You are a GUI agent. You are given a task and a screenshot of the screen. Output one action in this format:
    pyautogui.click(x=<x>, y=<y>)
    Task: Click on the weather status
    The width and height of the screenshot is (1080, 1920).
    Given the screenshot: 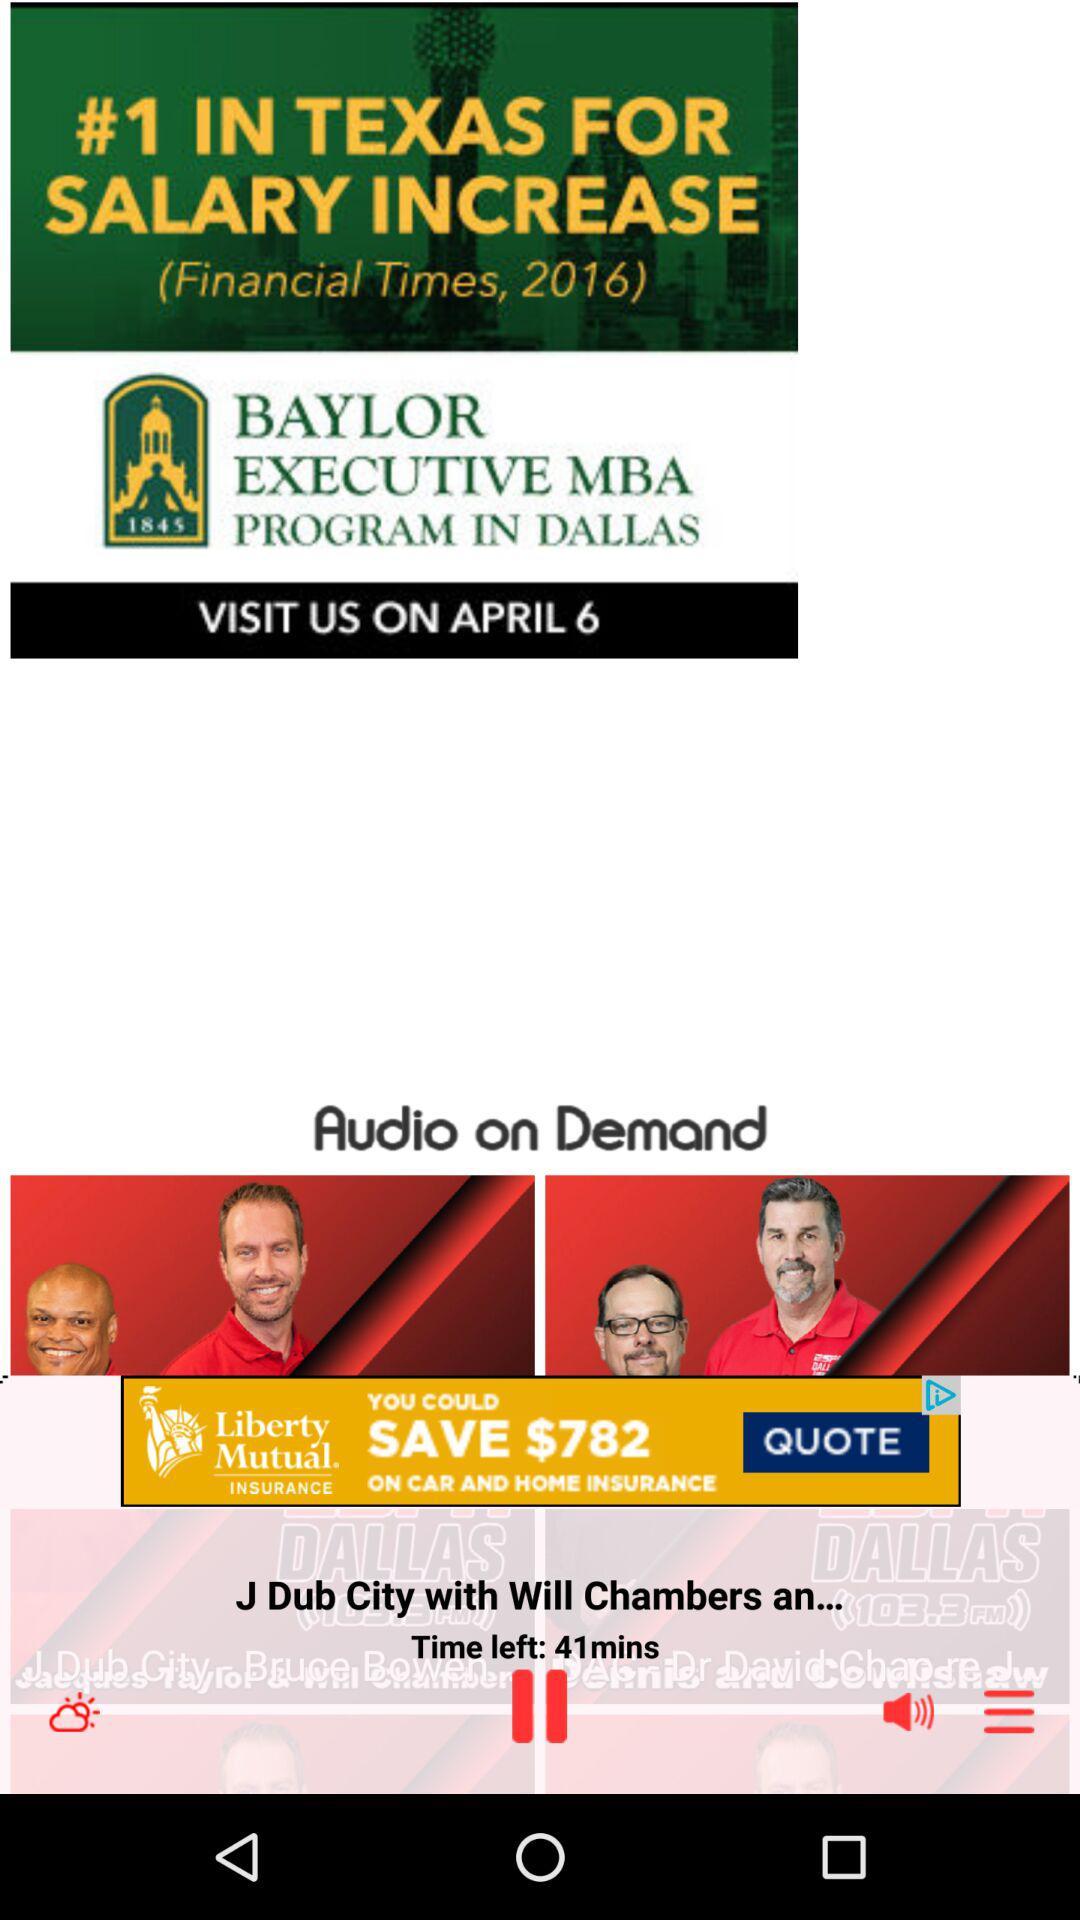 What is the action you would take?
    pyautogui.click(x=73, y=1710)
    